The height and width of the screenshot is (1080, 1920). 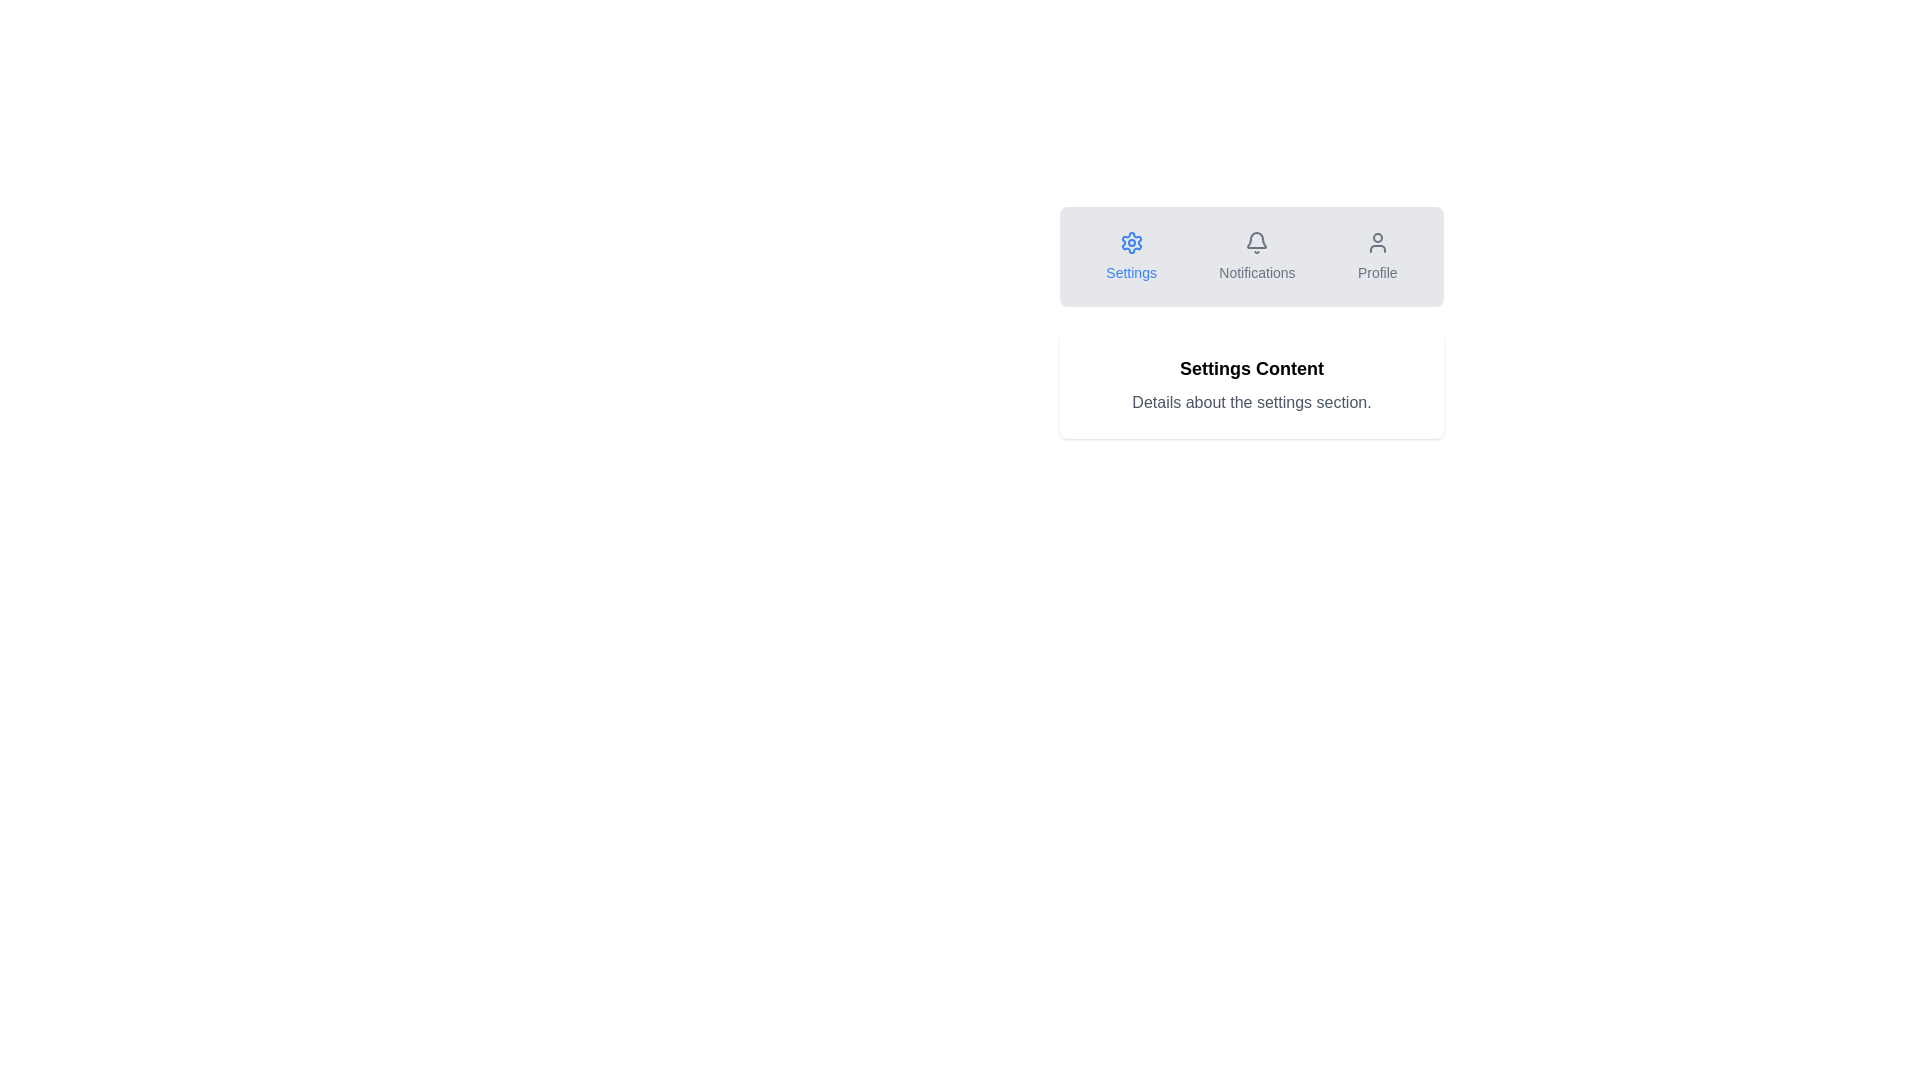 I want to click on the 'Profile' interactive button, which features a user figure icon and gray text label, located at the far-right end of a group of three buttons, so click(x=1376, y=256).